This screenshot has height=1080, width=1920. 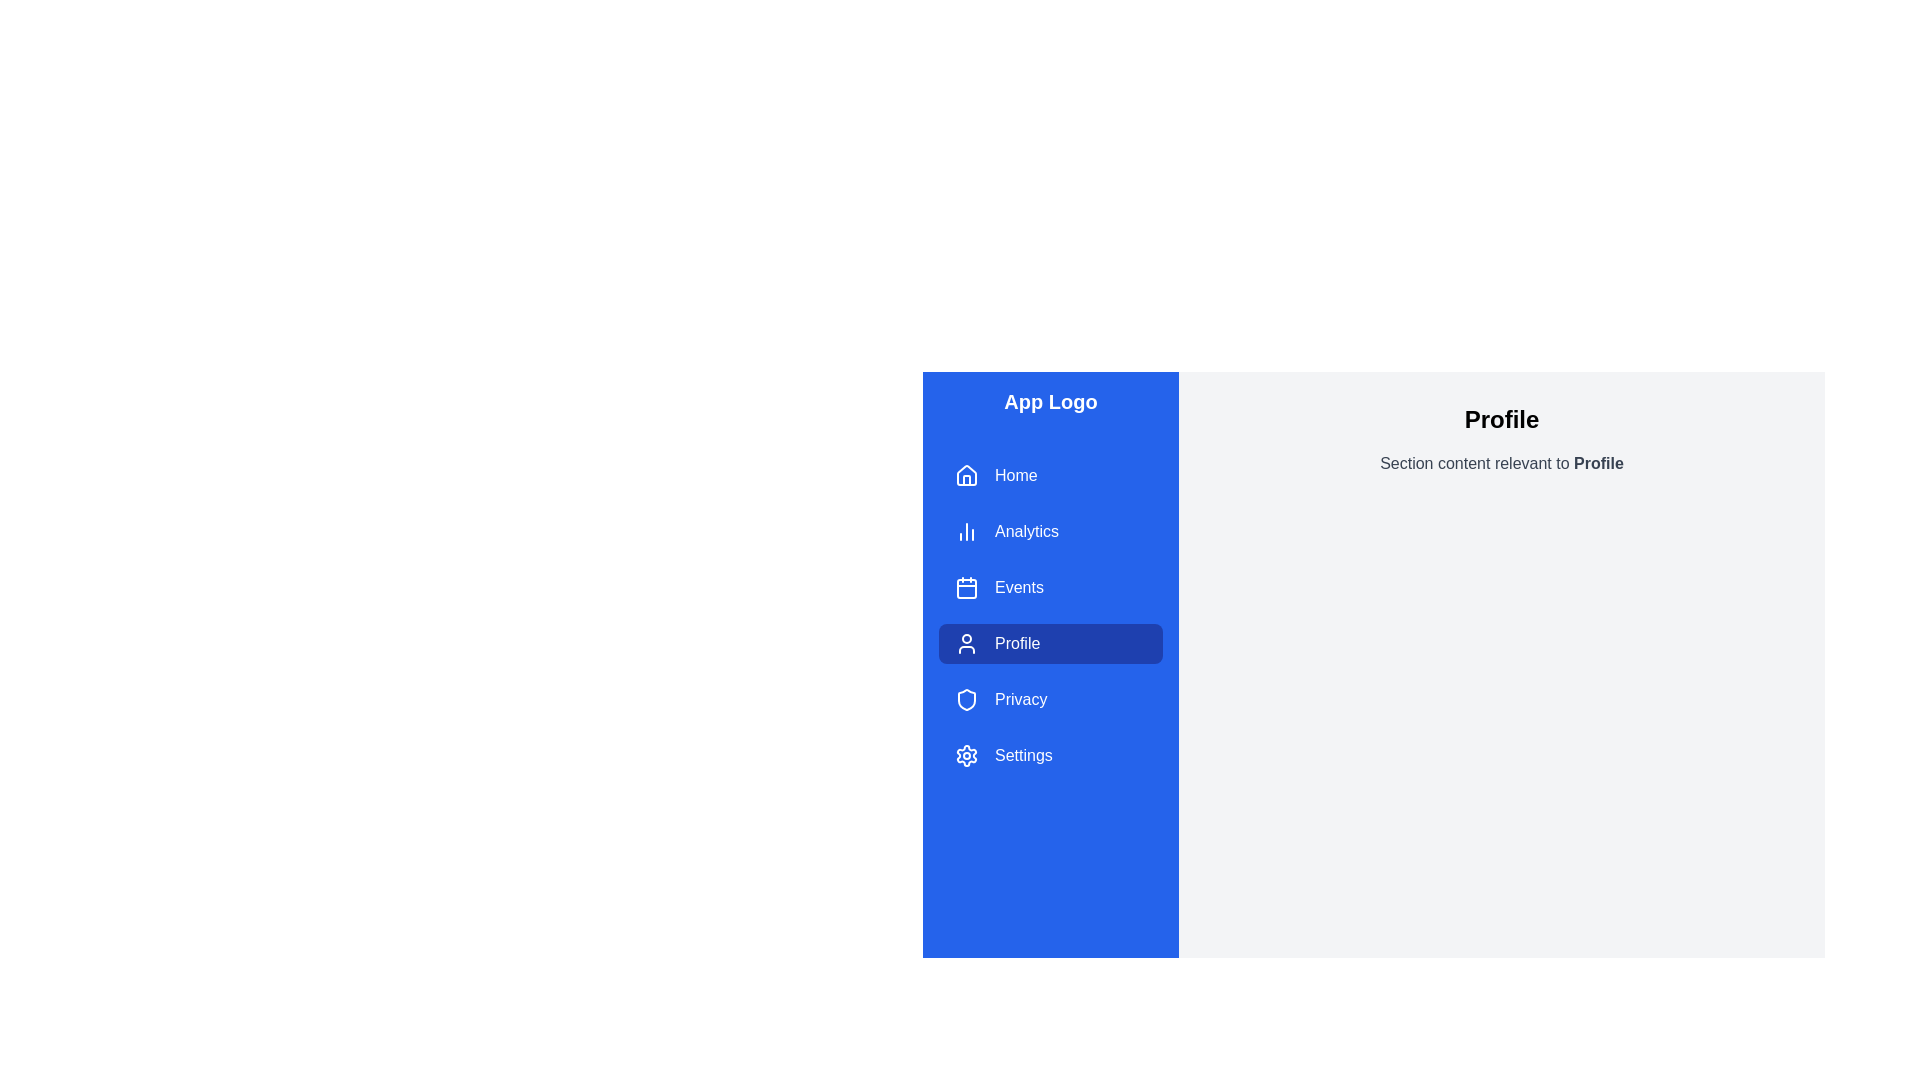 What do you see at coordinates (1023, 756) in the screenshot?
I see `the 'Settings' text label in the blue sidebar menu` at bounding box center [1023, 756].